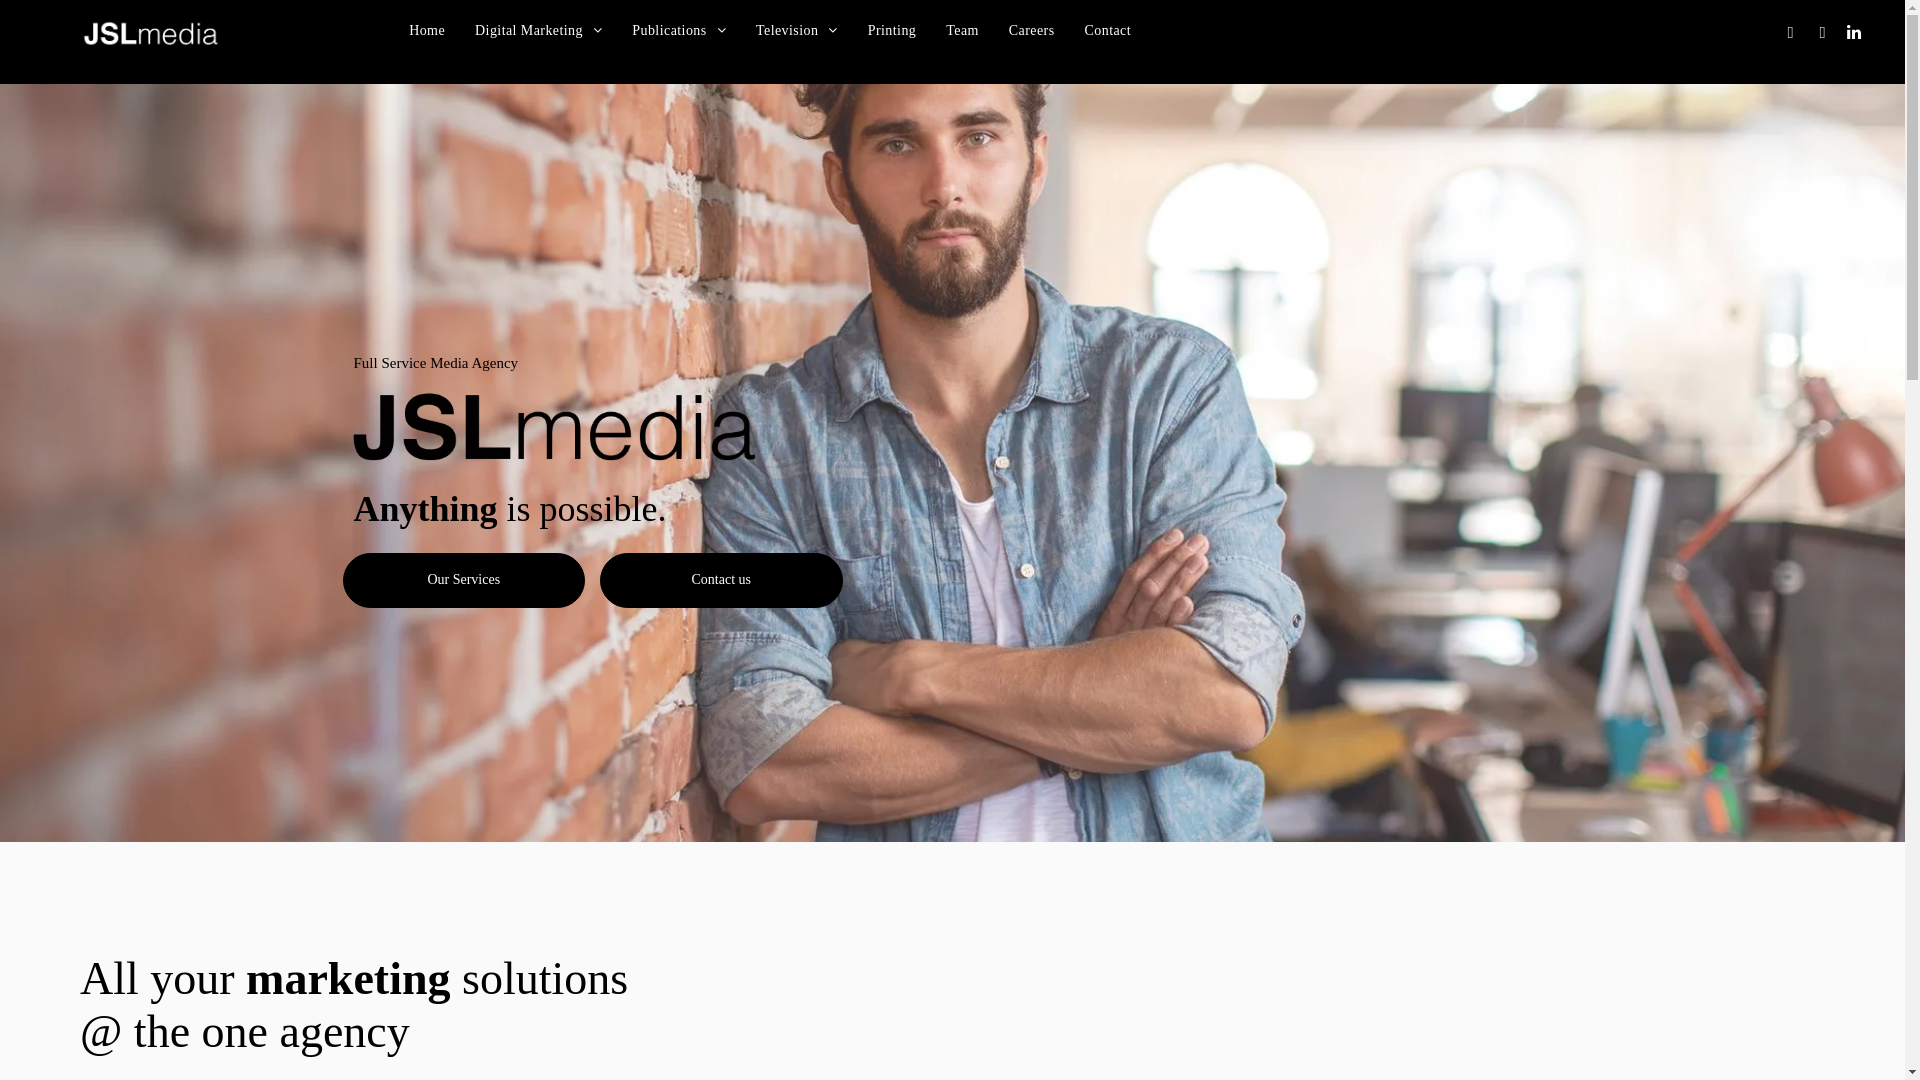  What do you see at coordinates (462, 580) in the screenshot?
I see `'Our Services'` at bounding box center [462, 580].